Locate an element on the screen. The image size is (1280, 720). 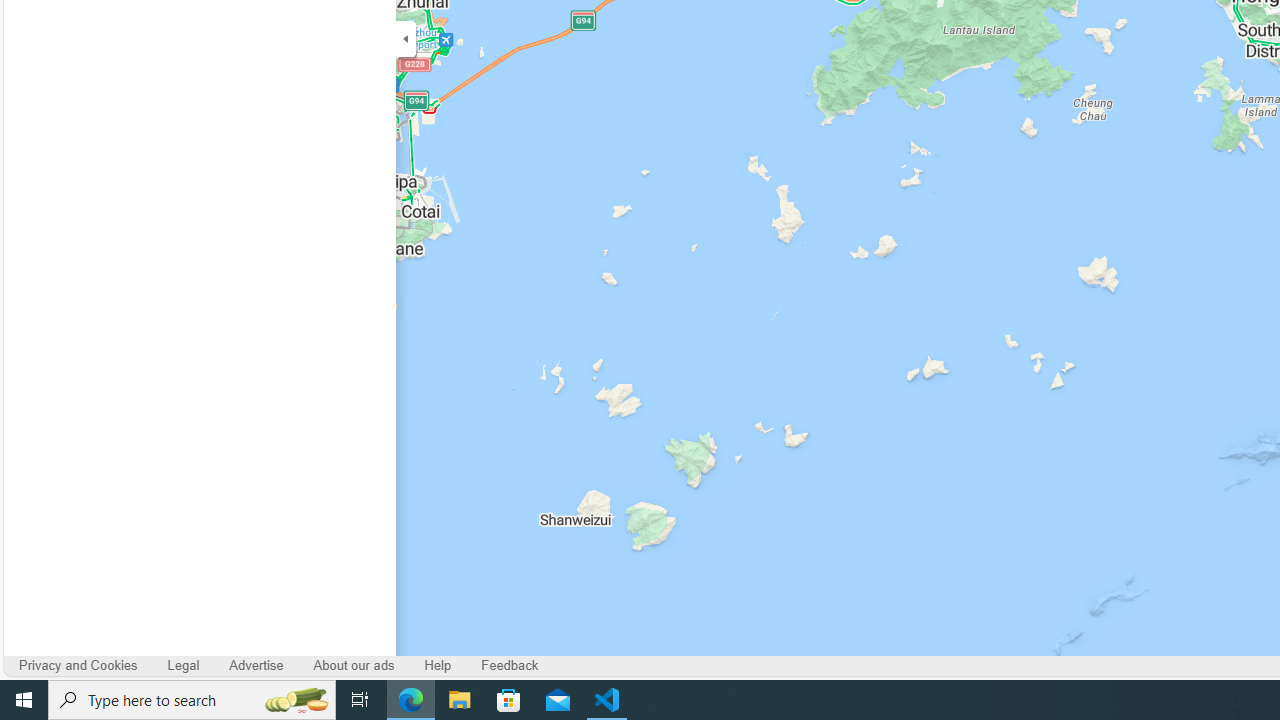
'About our ads' is located at coordinates (353, 666).